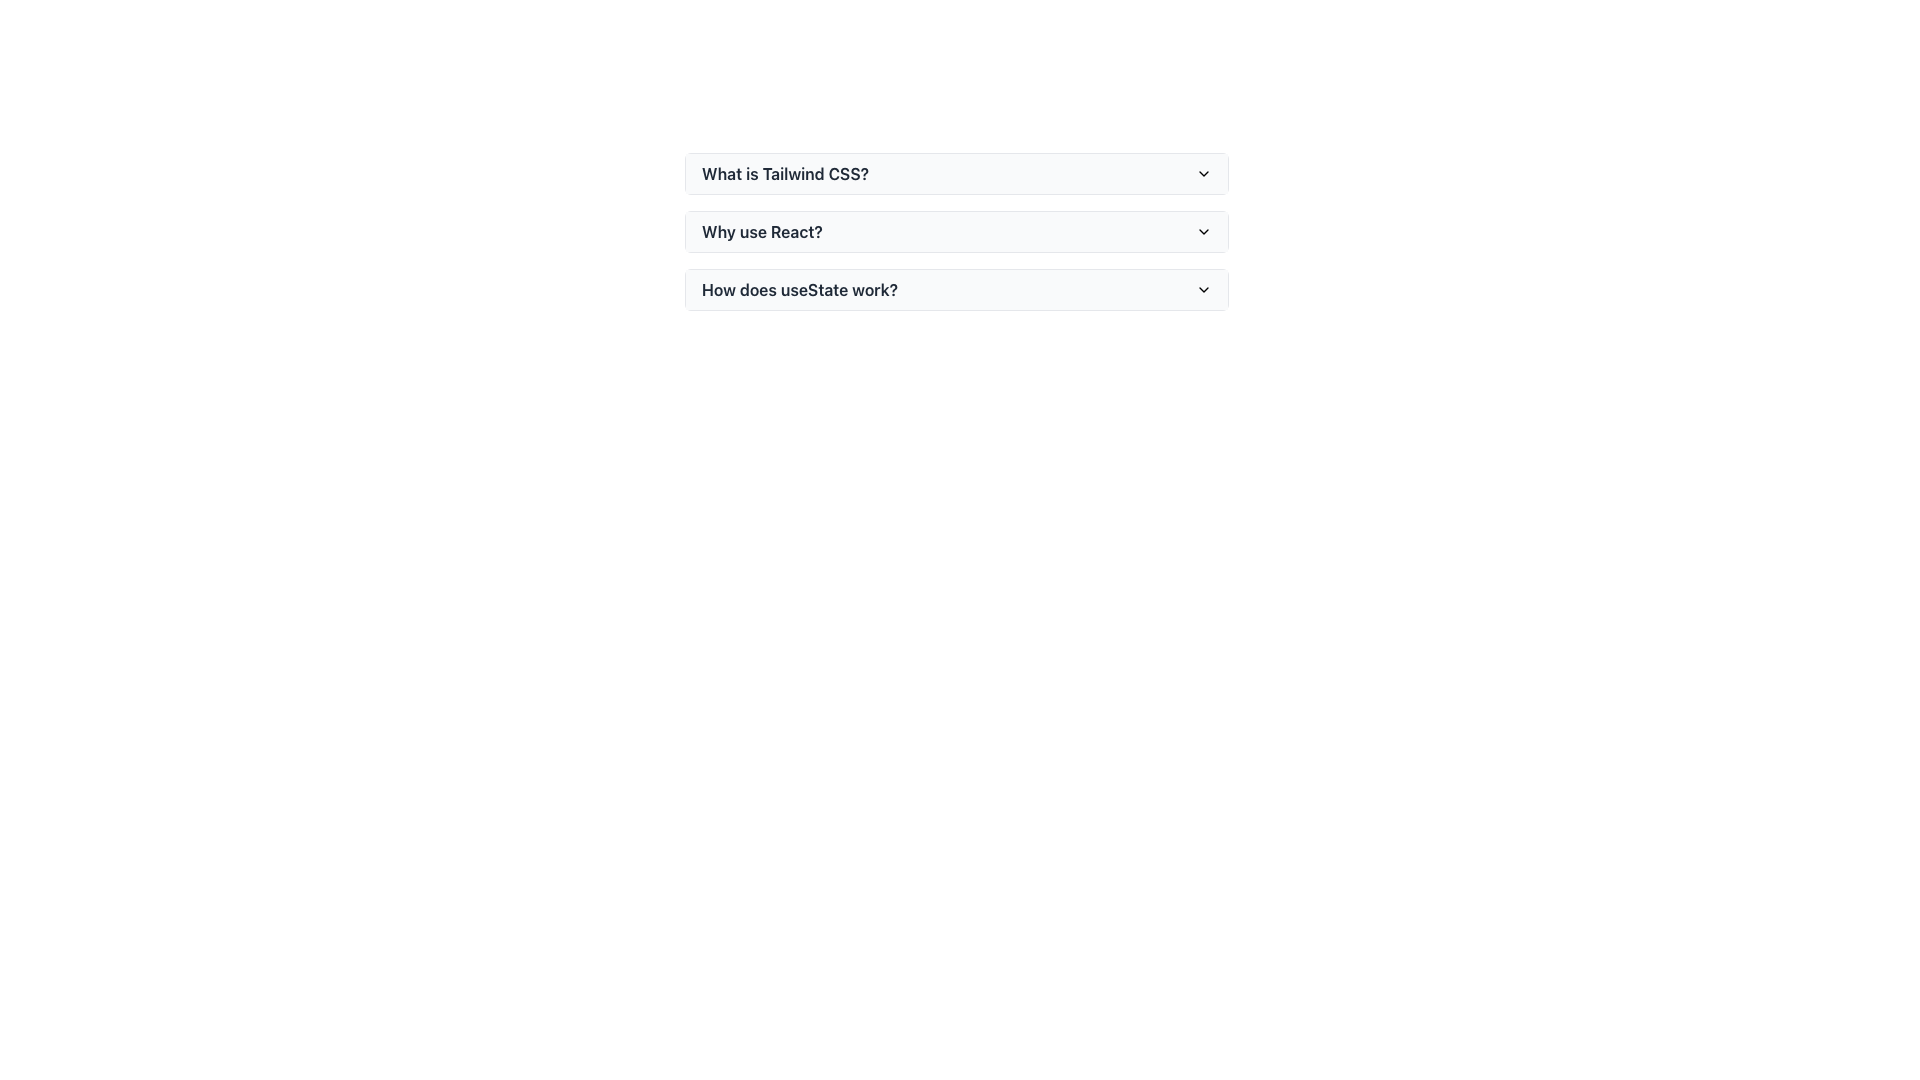 The width and height of the screenshot is (1920, 1080). What do you see at coordinates (1203, 289) in the screenshot?
I see `the downward-pointing chevron icon located to the right of the text 'How does useState work?'` at bounding box center [1203, 289].